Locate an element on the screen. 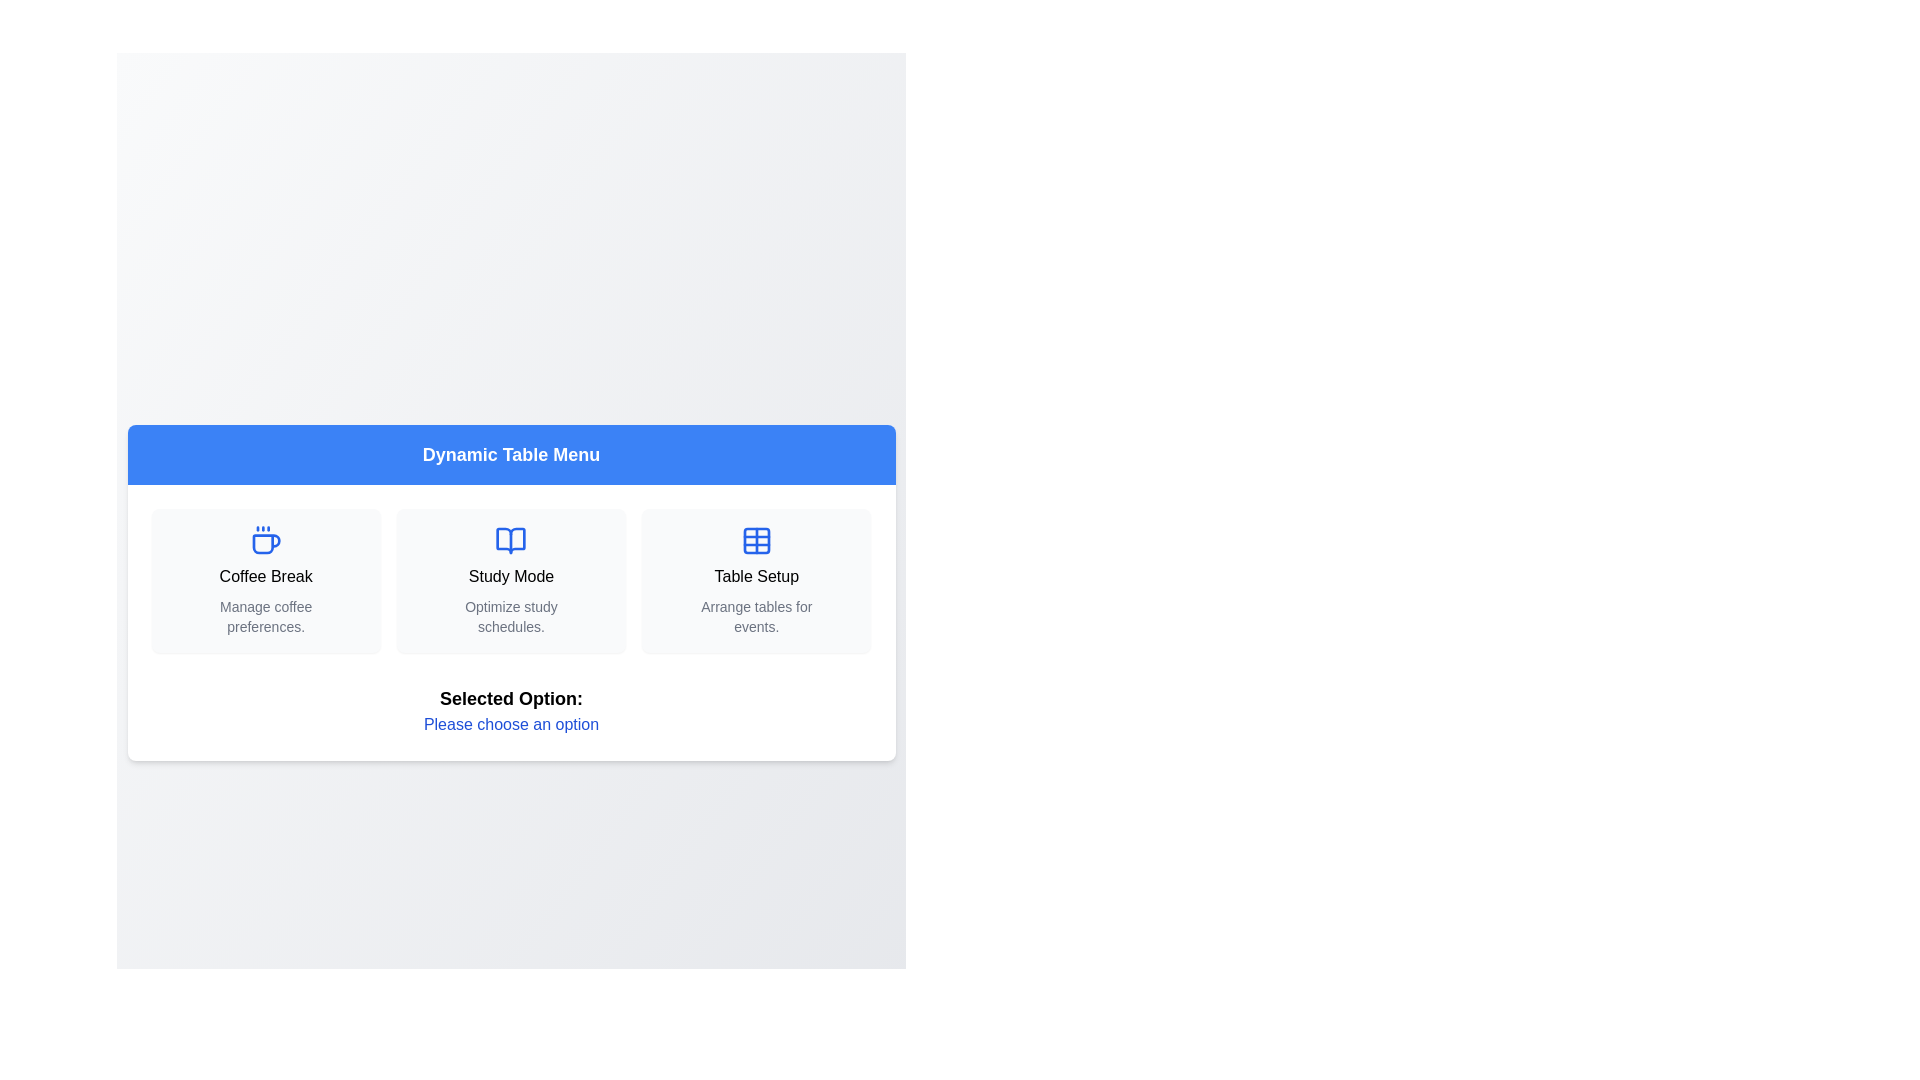 This screenshot has height=1080, width=1920. the menu option Table Setup from the Dynamic Table Menu is located at coordinates (754, 581).